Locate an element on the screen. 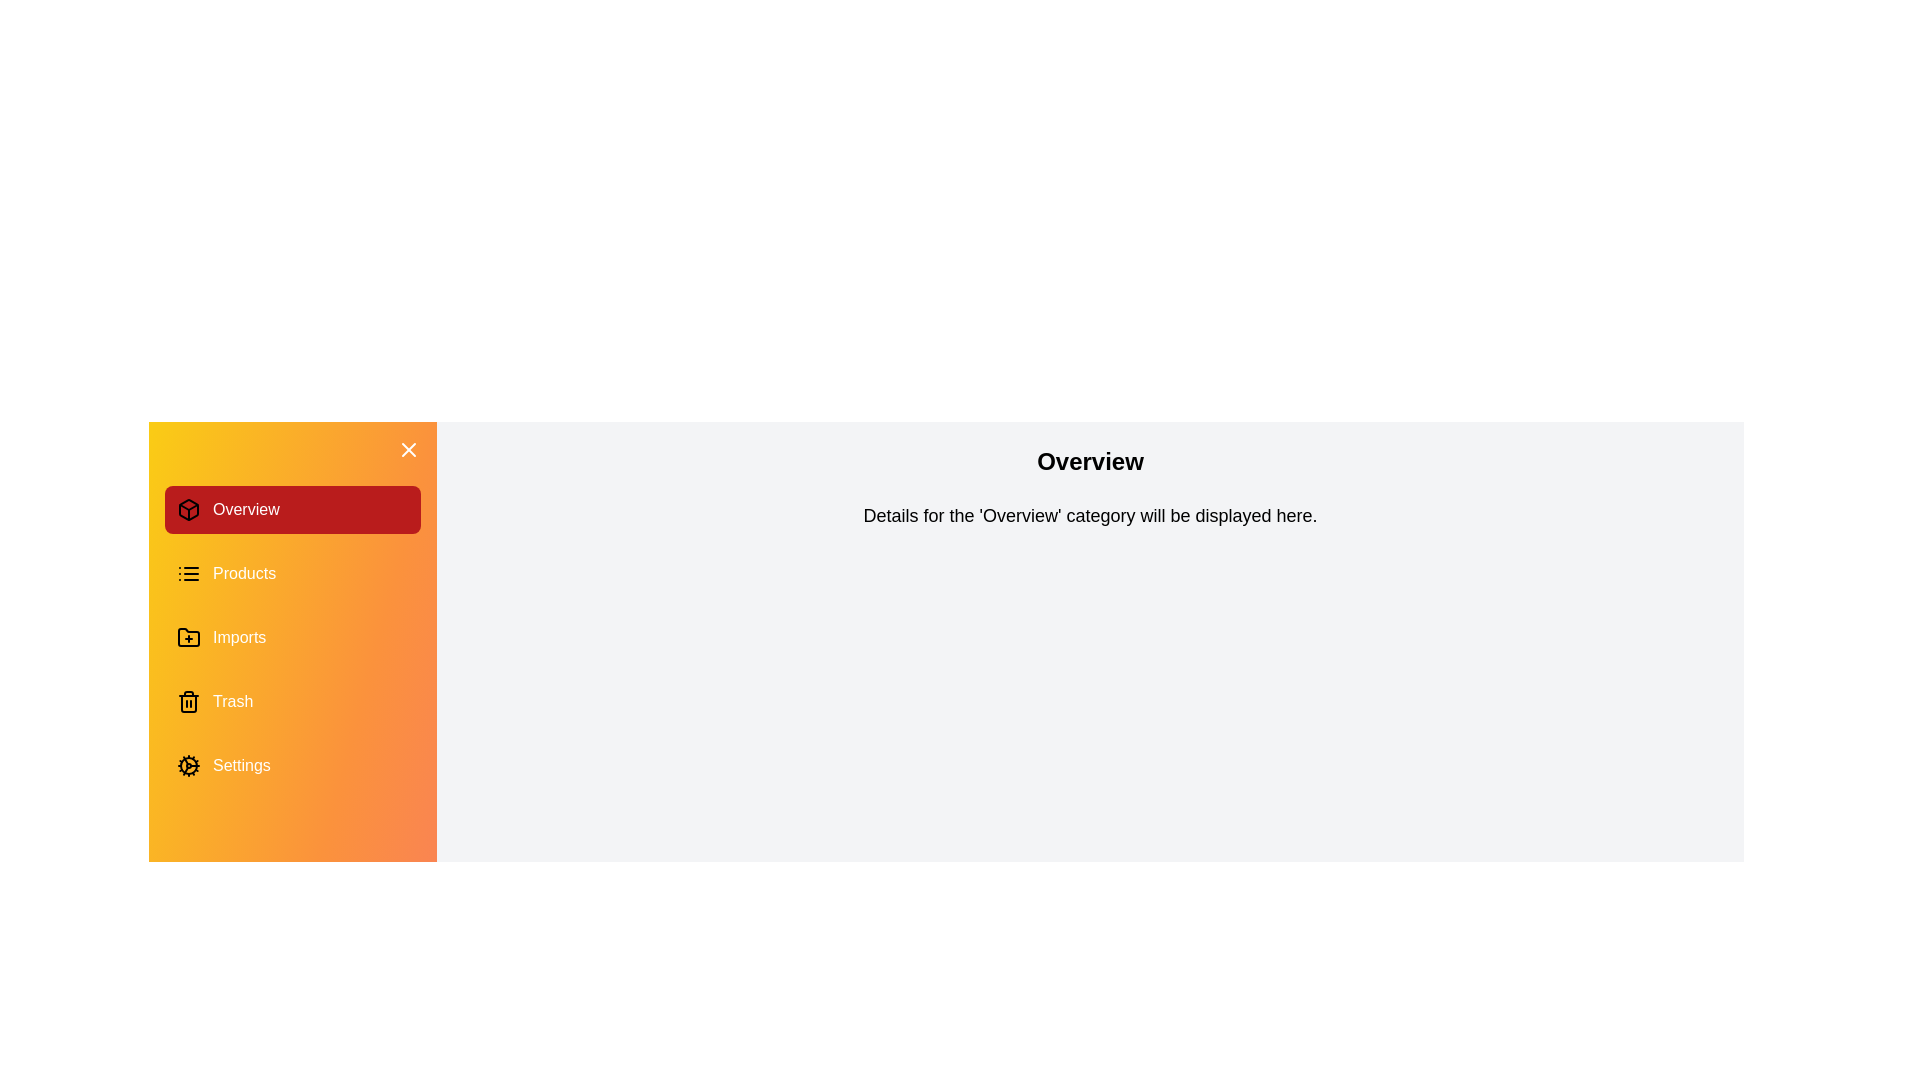 The image size is (1920, 1080). the category Imports in the drawer to switch the content displayed is located at coordinates (291, 637).